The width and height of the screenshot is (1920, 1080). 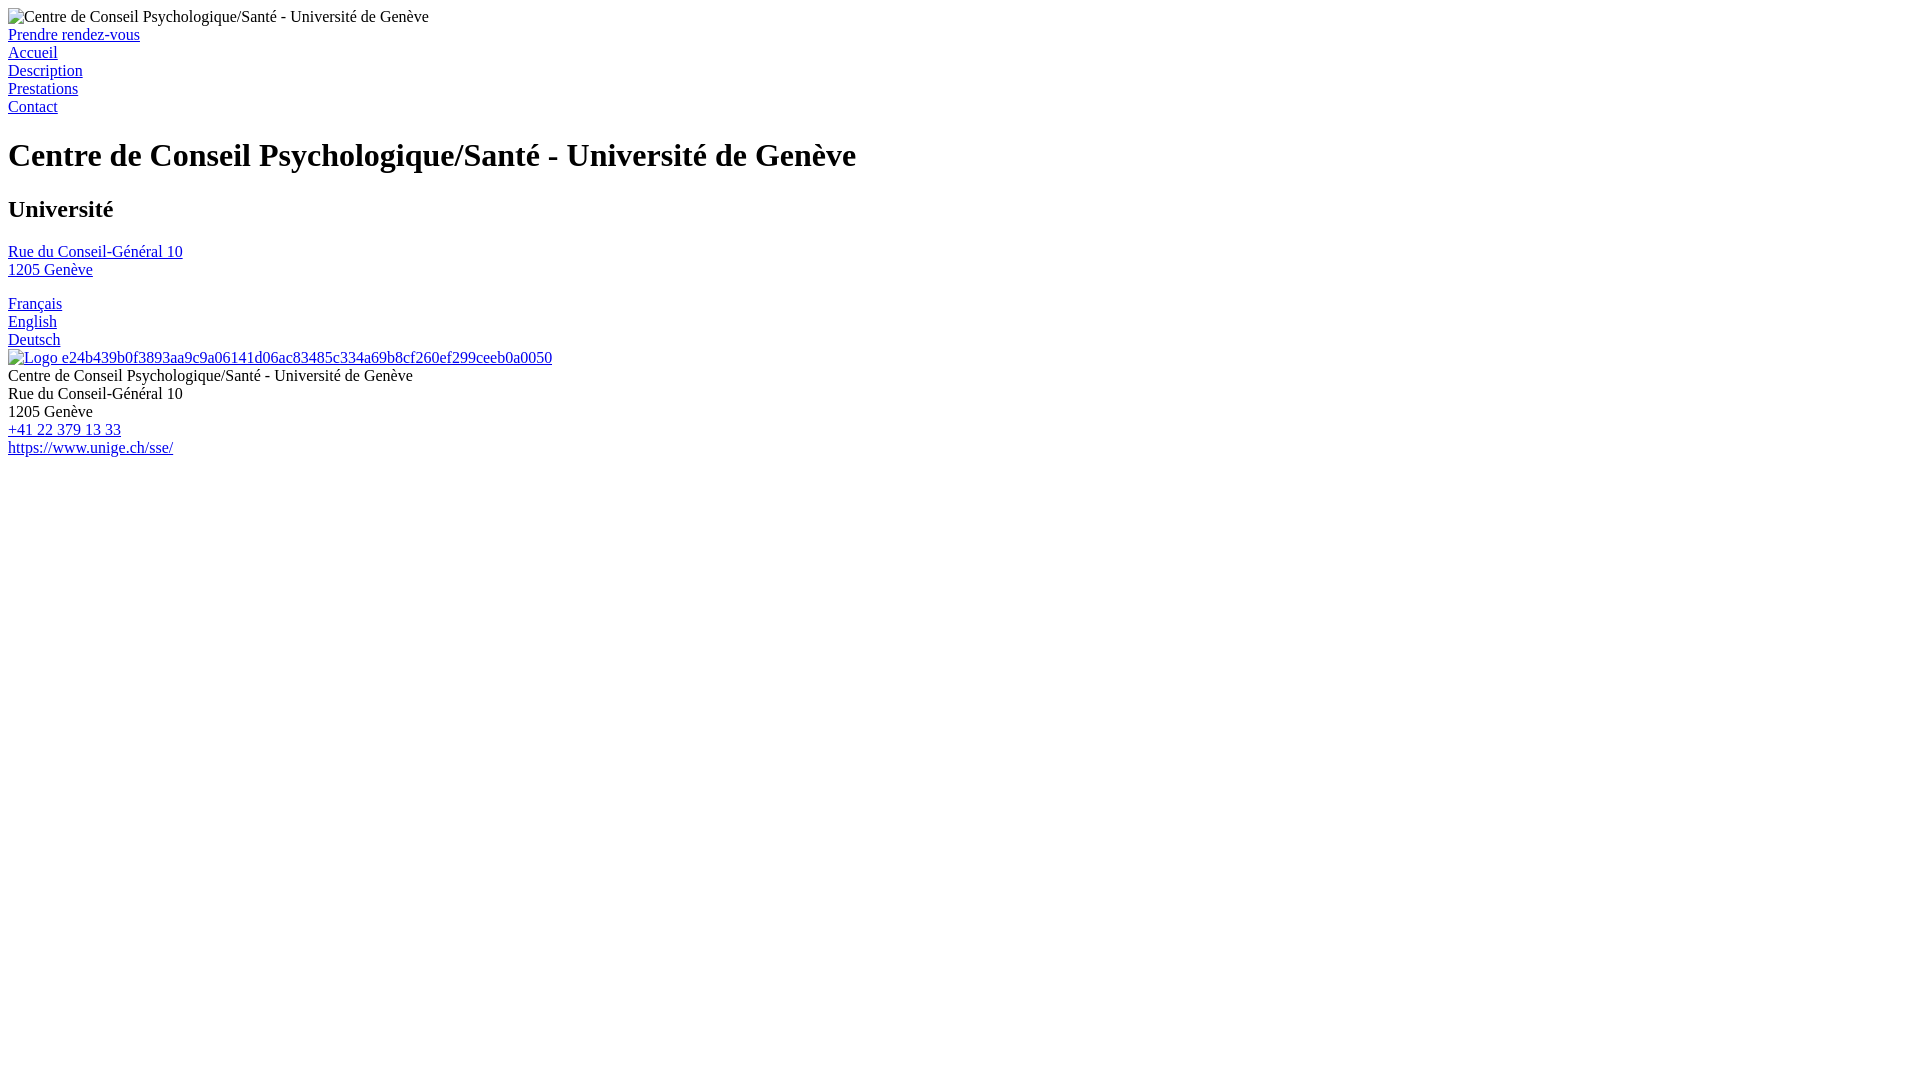 I want to click on 'Deutsch', so click(x=8, y=338).